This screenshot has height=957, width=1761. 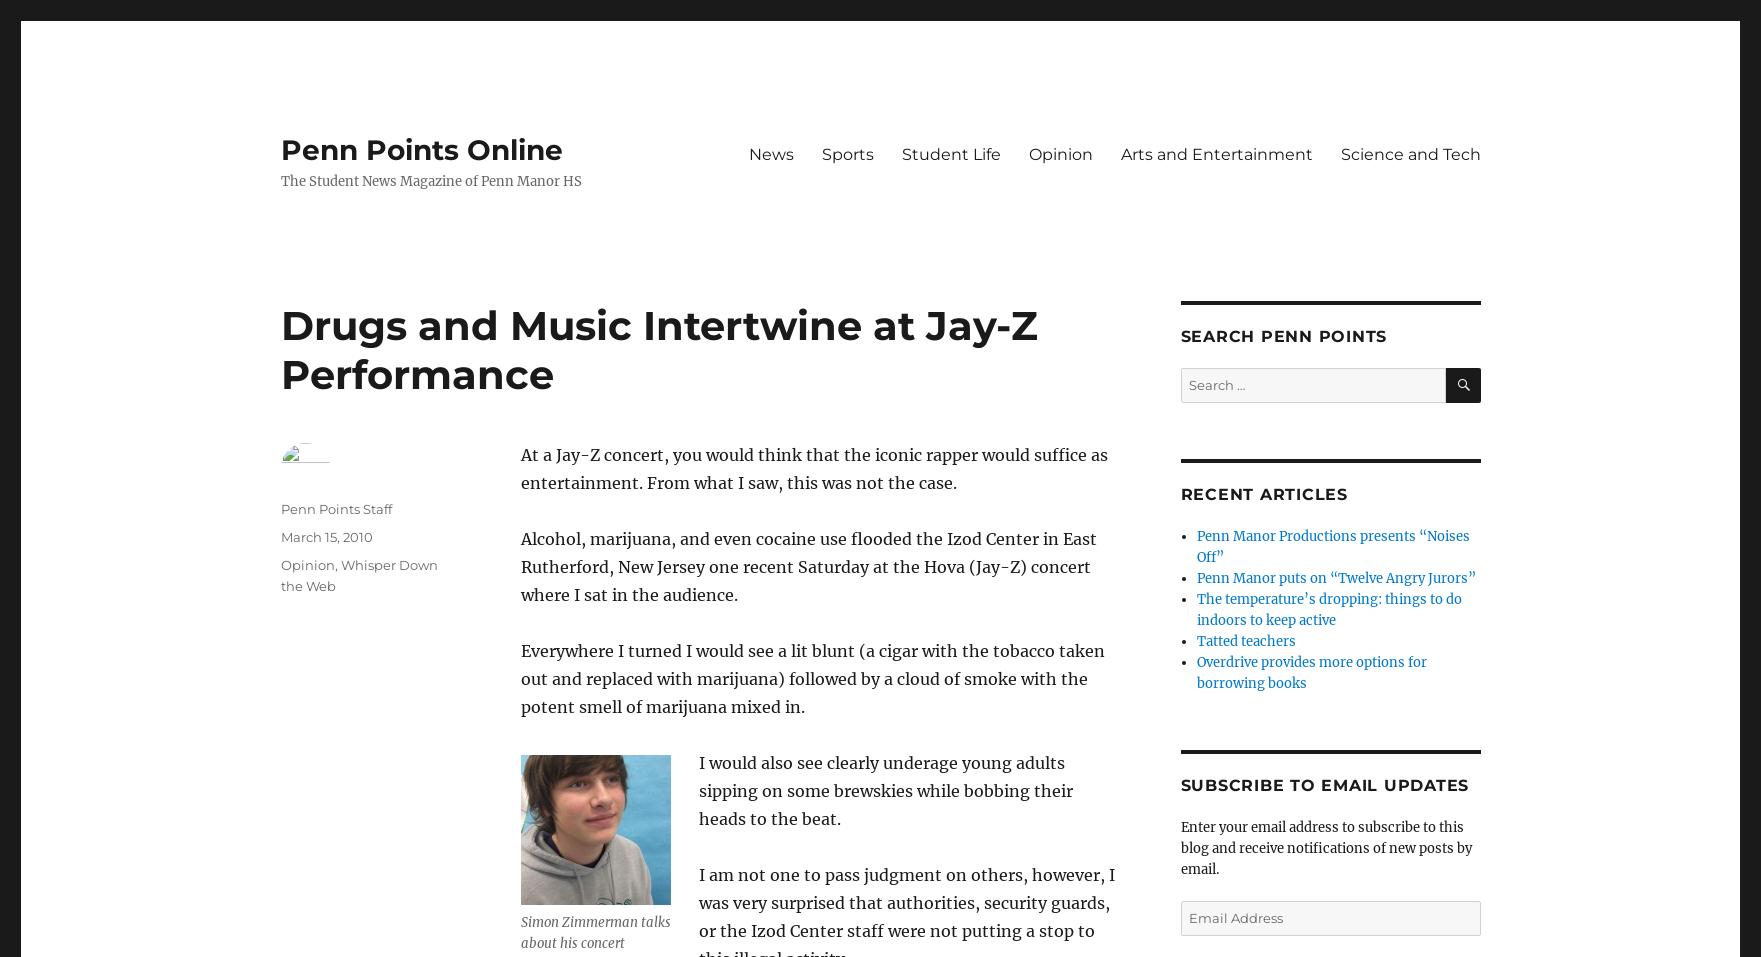 What do you see at coordinates (1180, 336) in the screenshot?
I see `'Search Penn Points'` at bounding box center [1180, 336].